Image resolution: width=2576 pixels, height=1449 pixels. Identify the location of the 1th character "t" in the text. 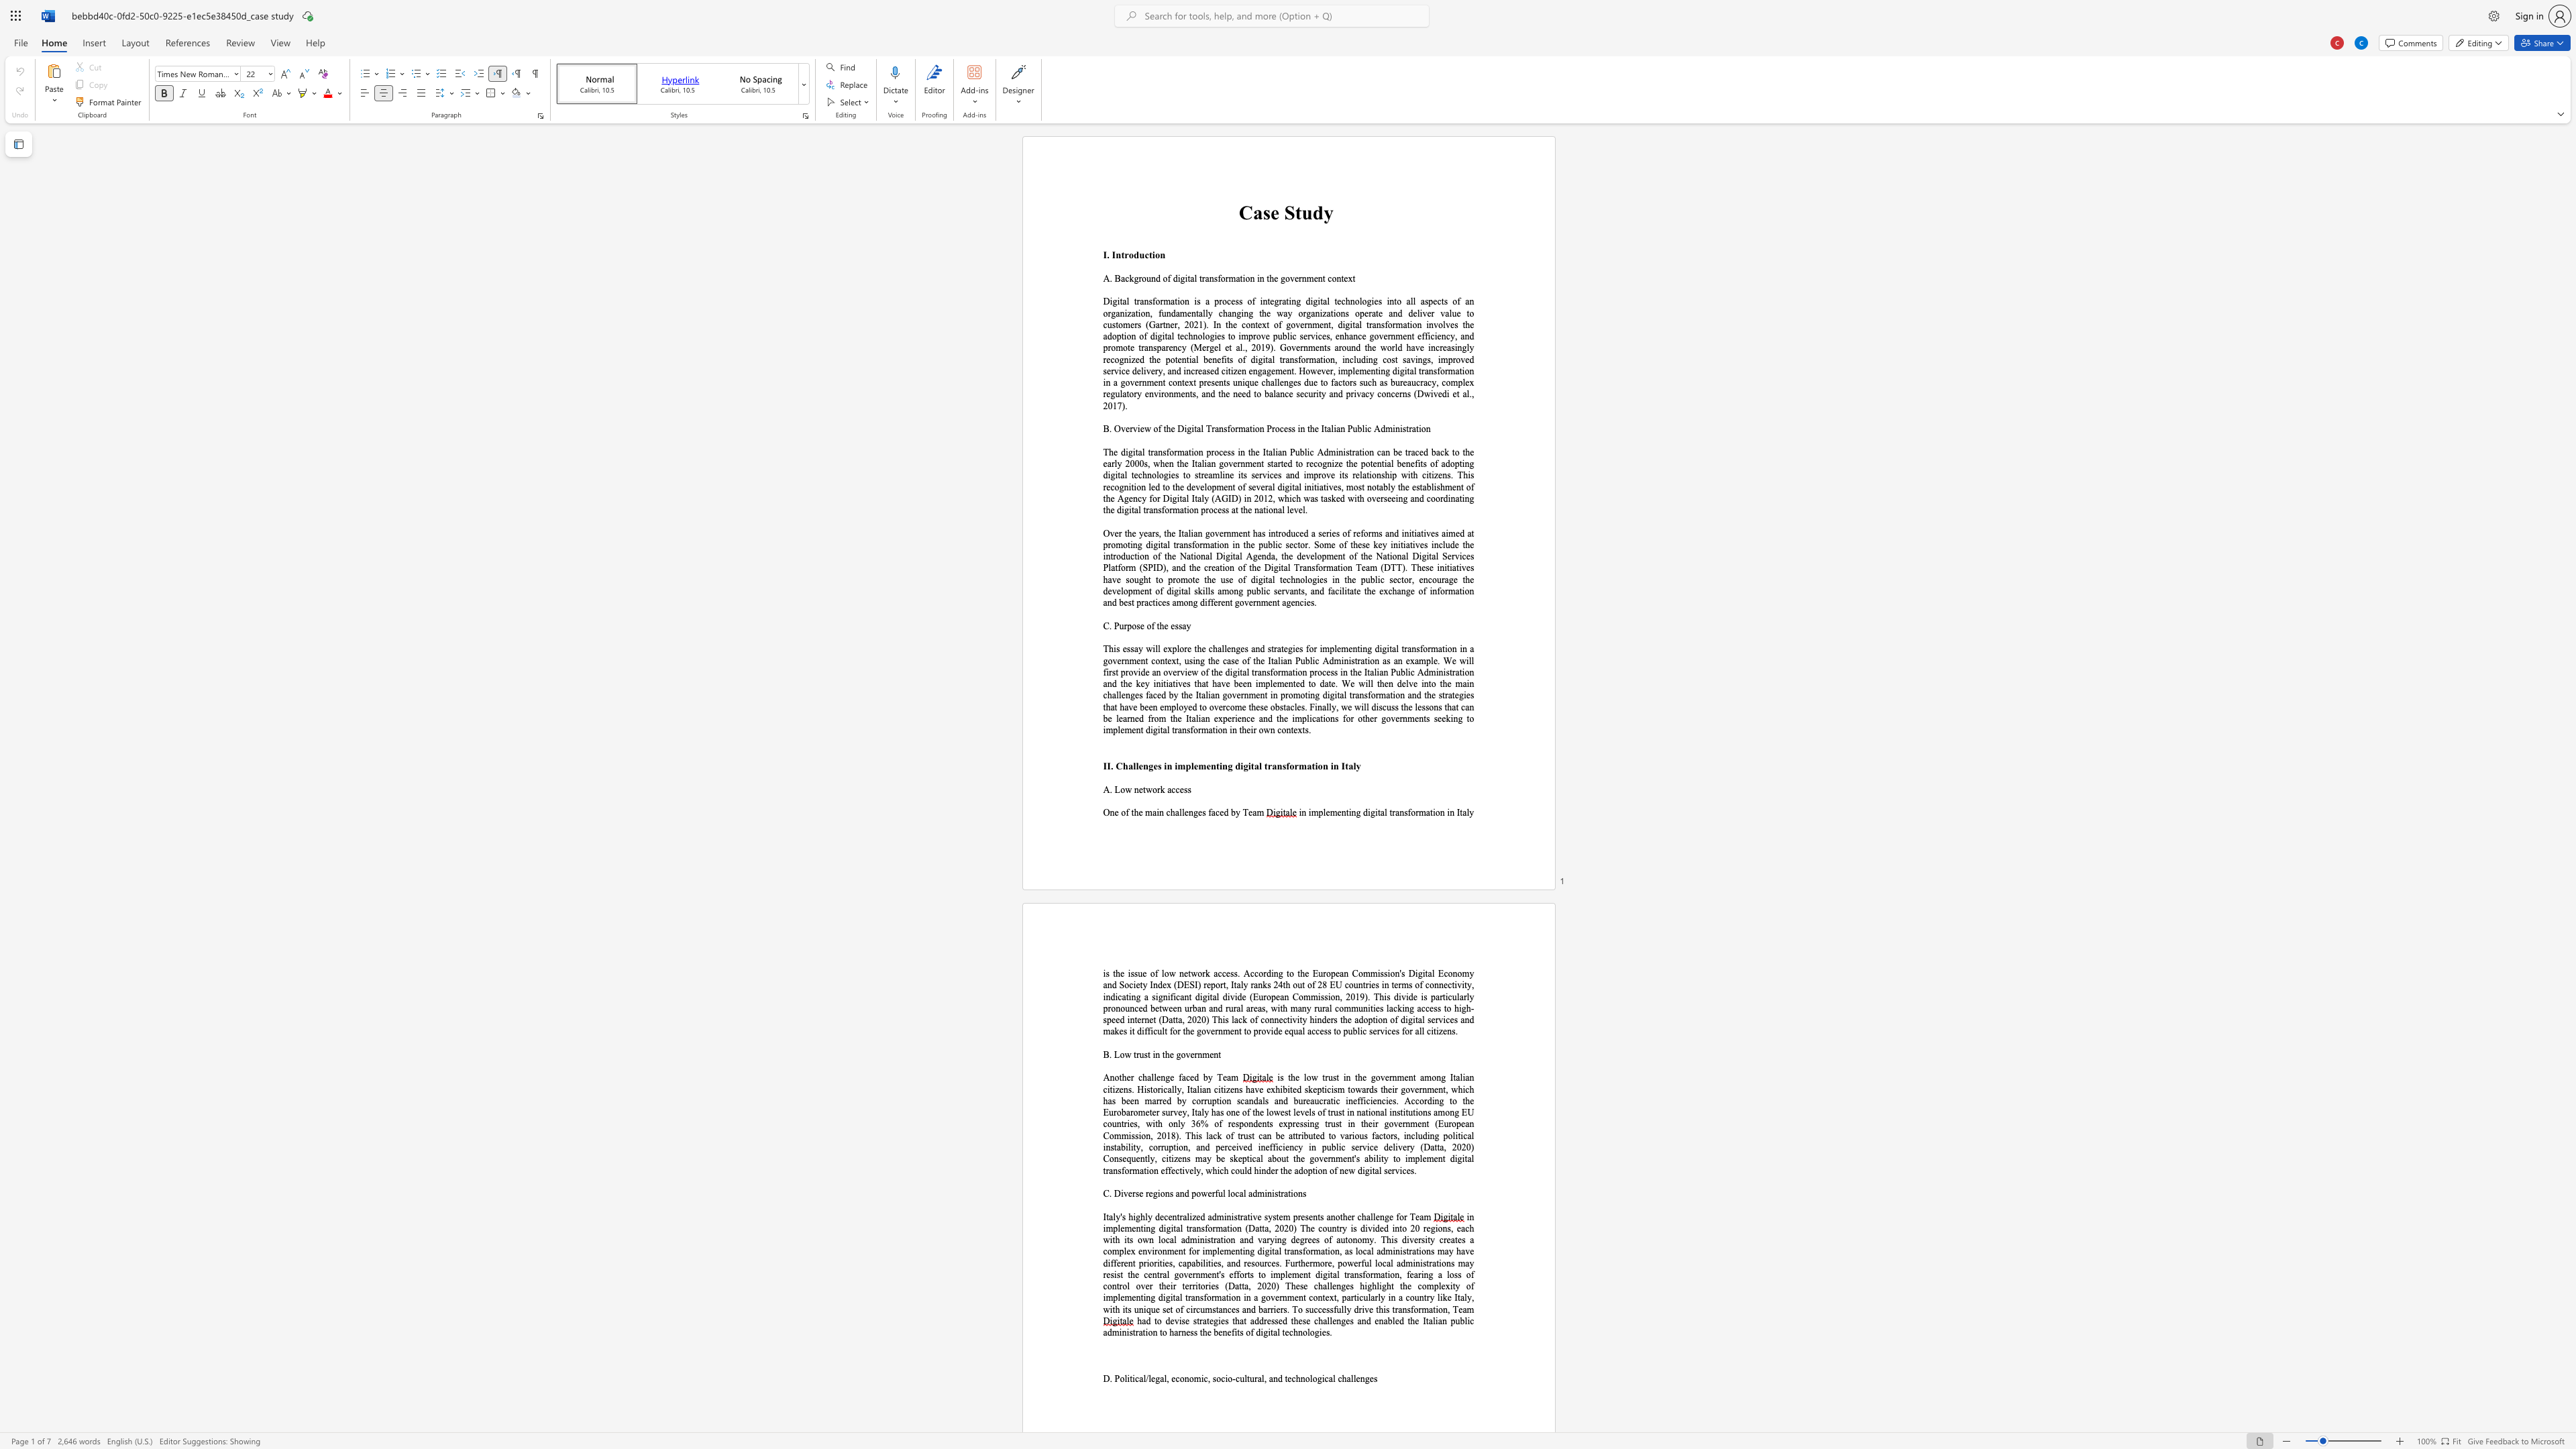
(1297, 213).